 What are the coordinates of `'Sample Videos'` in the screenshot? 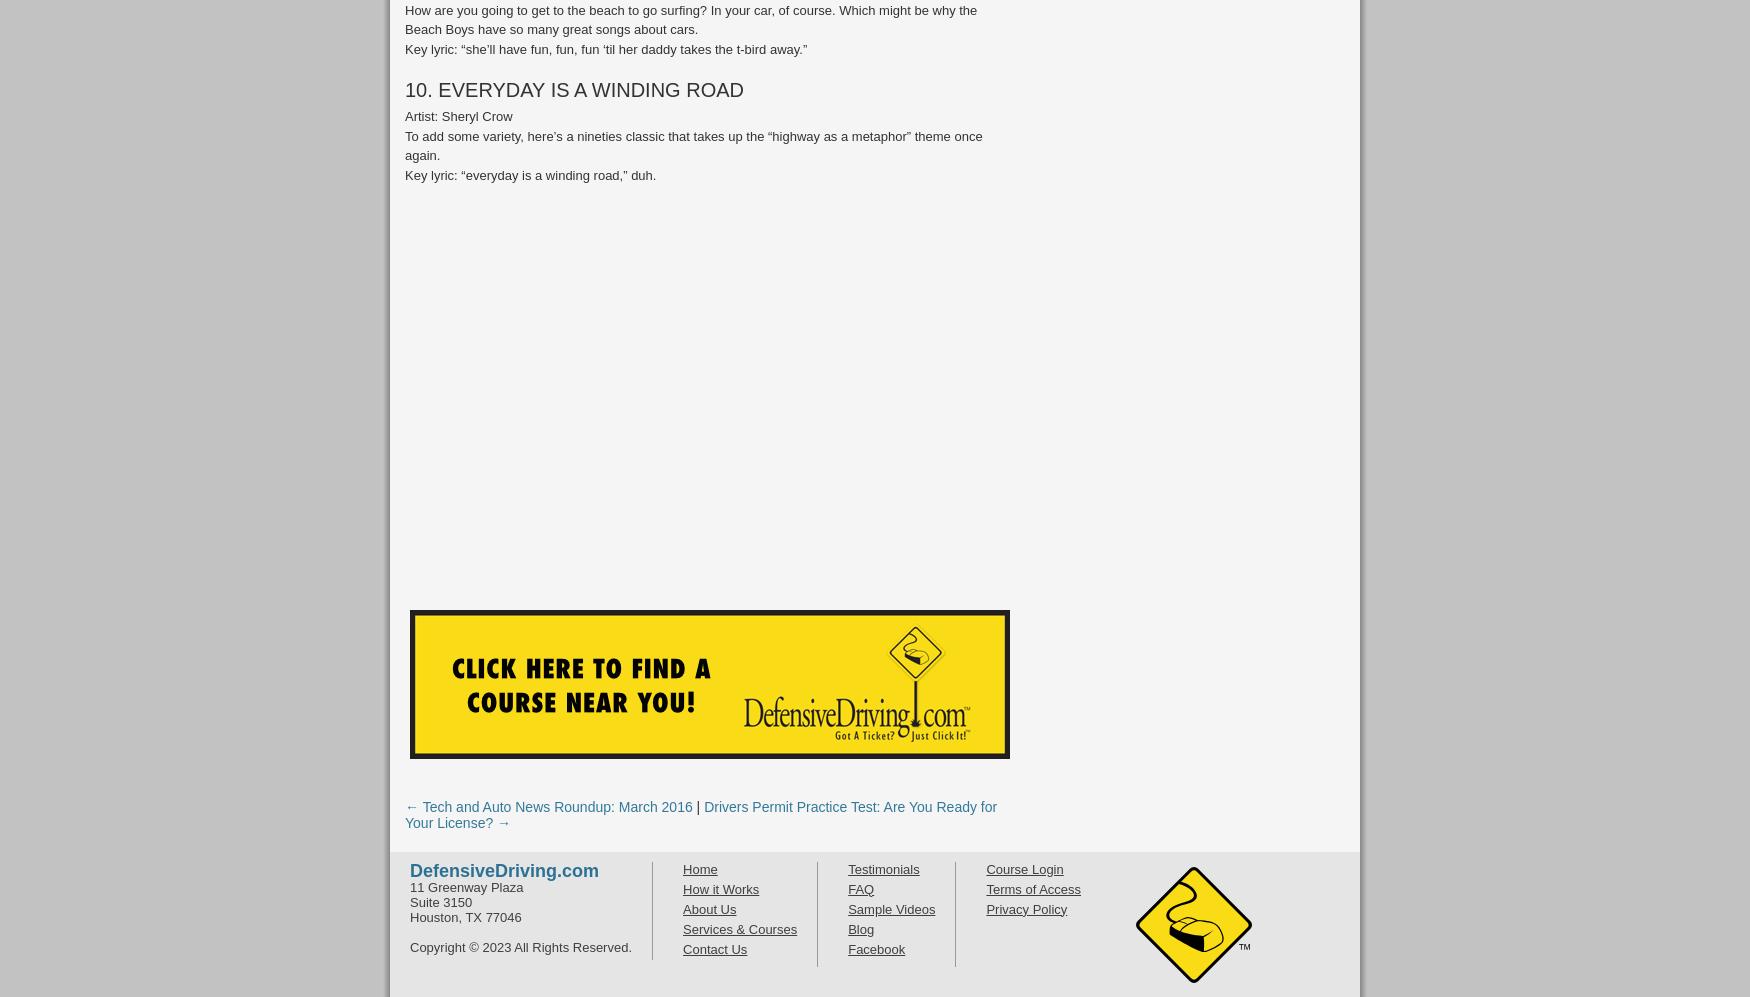 It's located at (848, 908).